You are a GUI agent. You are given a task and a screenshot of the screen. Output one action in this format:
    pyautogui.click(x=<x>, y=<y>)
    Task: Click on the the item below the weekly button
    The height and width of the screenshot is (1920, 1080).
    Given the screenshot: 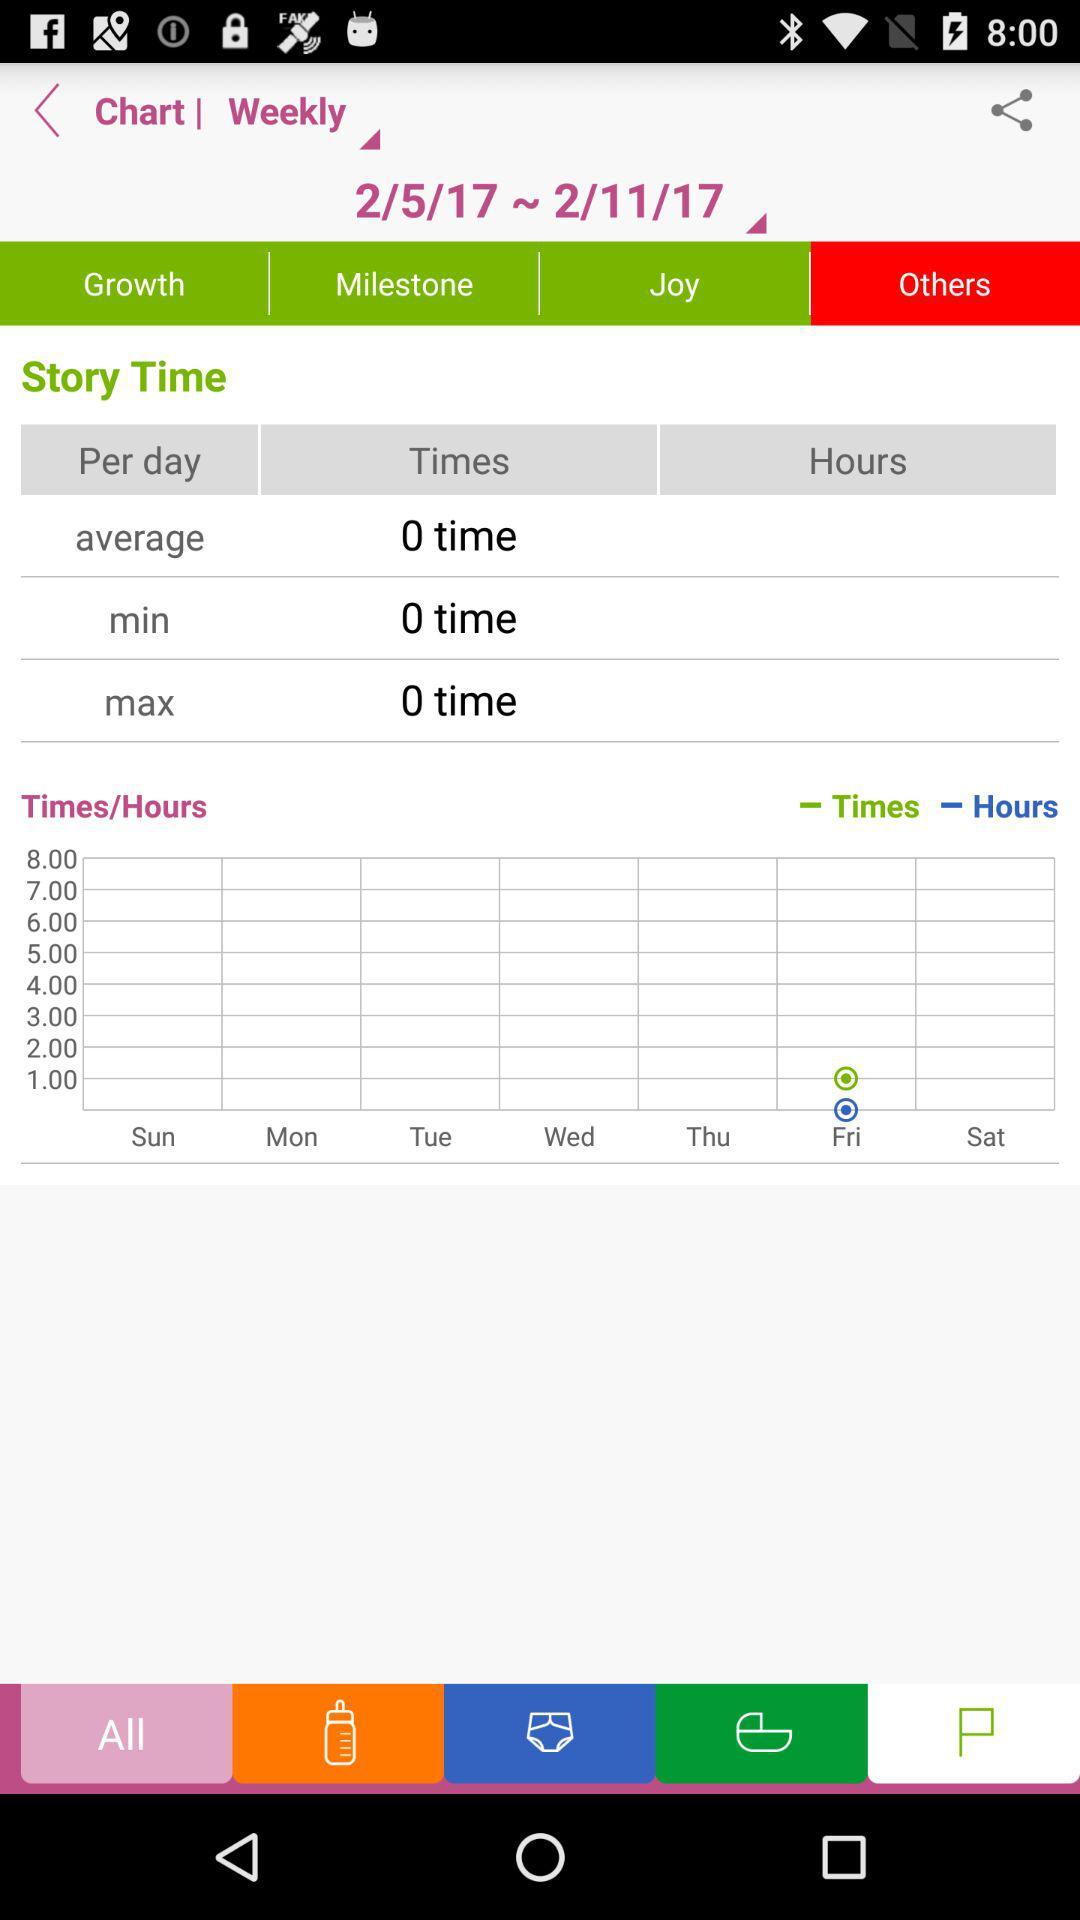 What is the action you would take?
    pyautogui.click(x=538, y=199)
    